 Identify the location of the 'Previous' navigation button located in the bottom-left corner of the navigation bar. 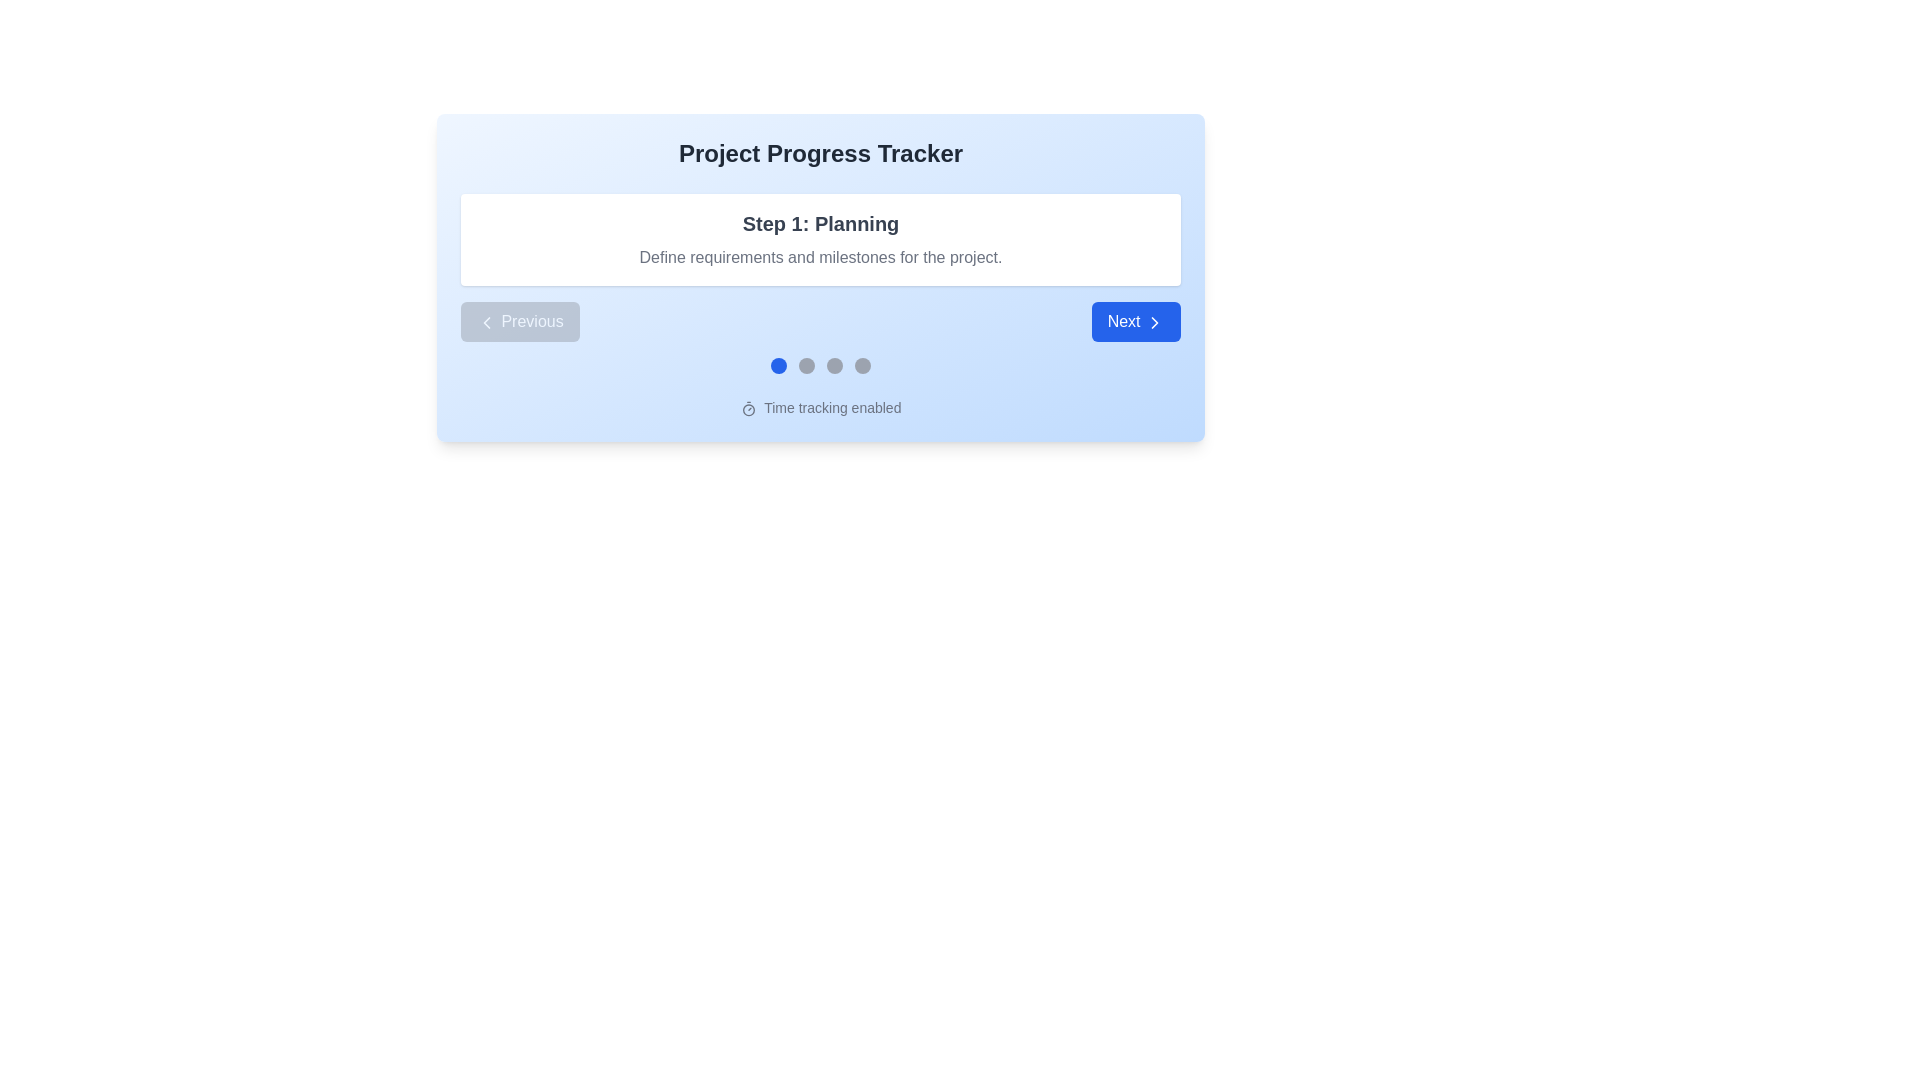
(519, 320).